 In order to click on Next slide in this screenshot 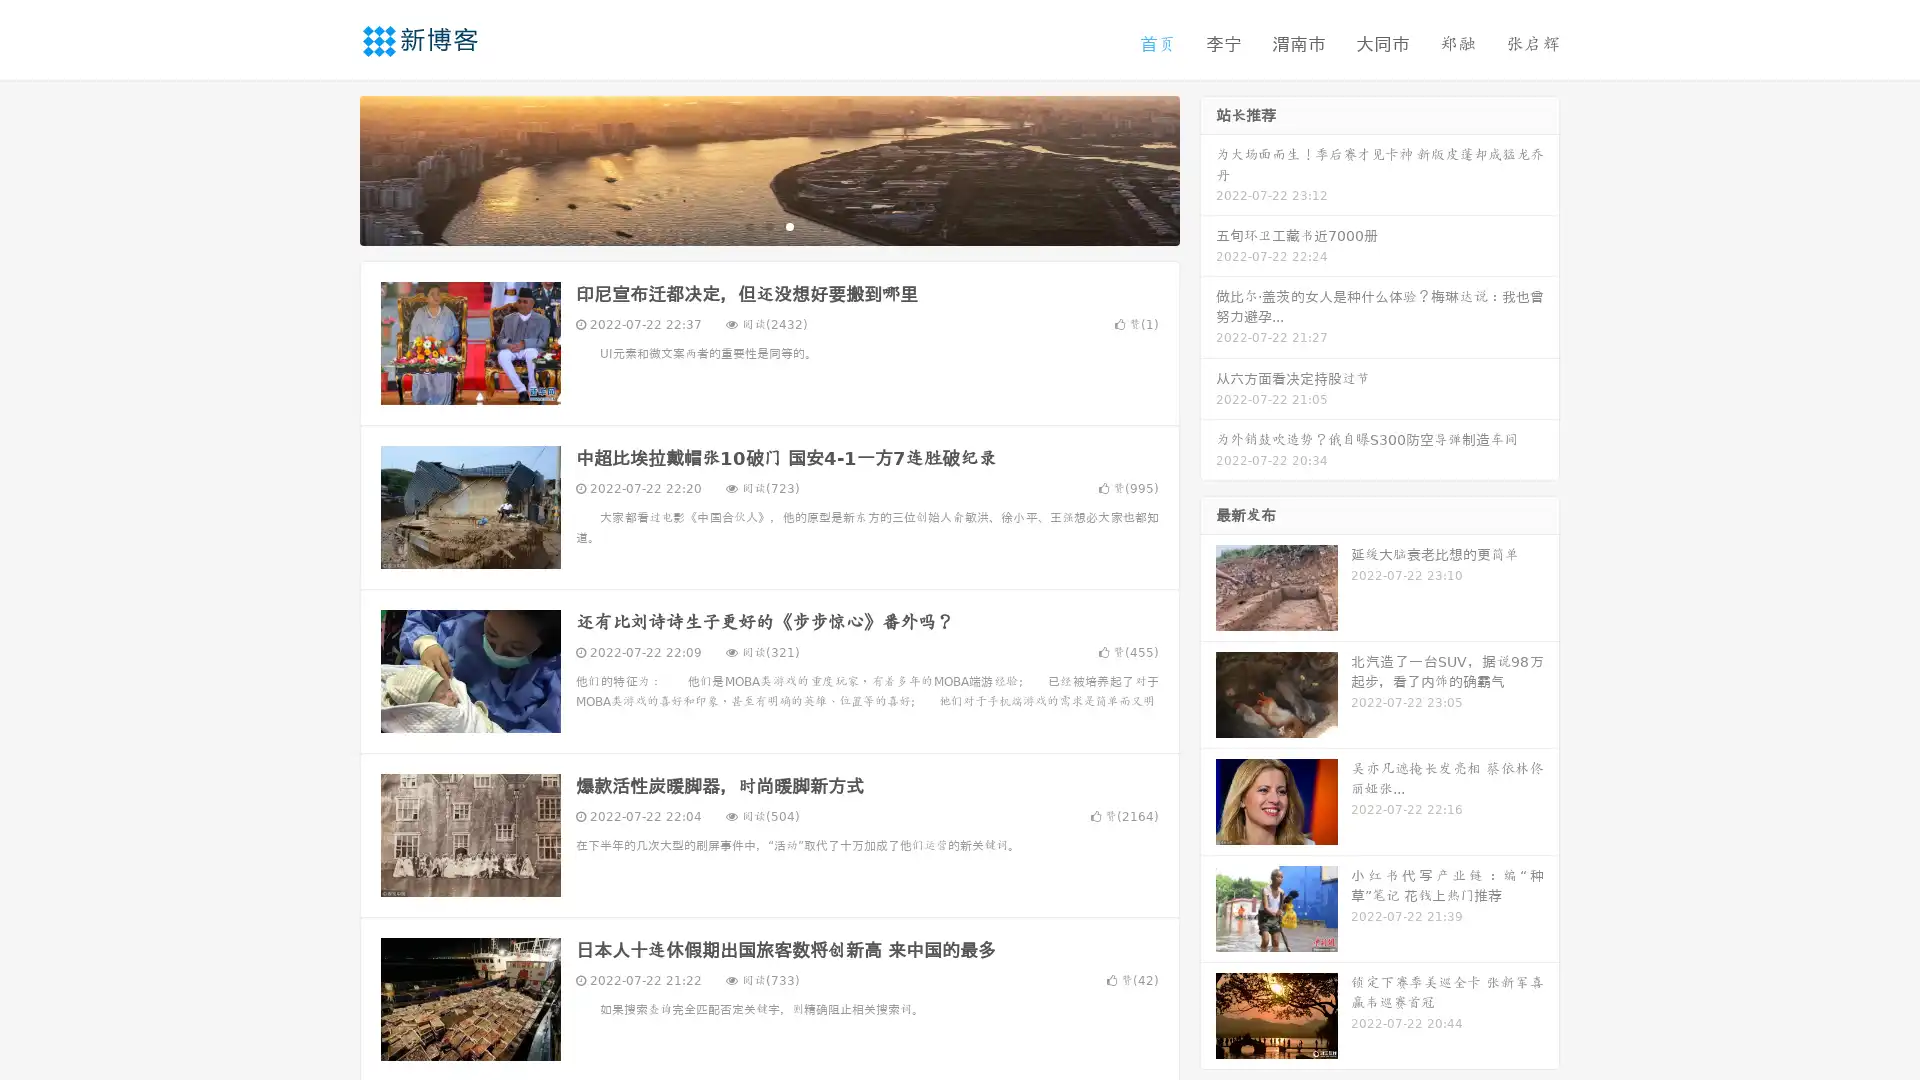, I will do `click(1208, 168)`.